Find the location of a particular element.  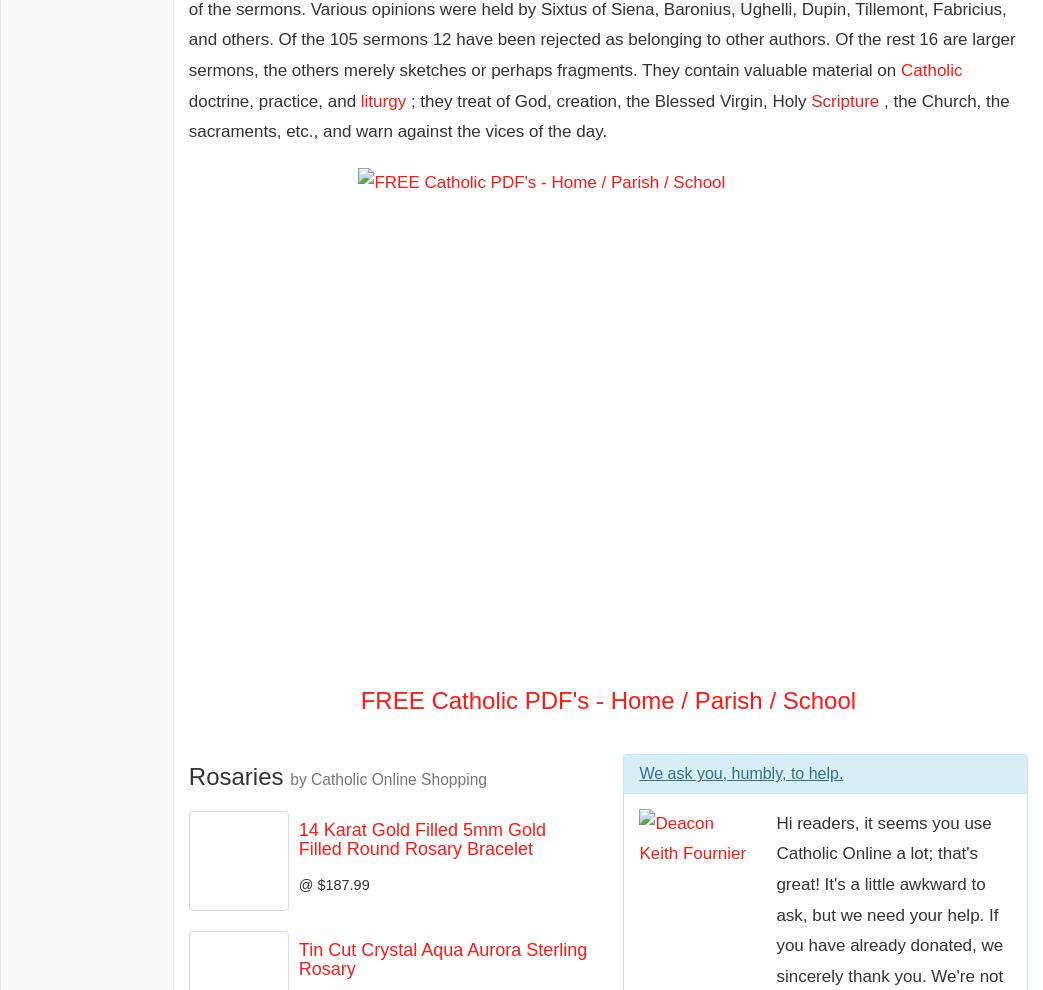

'liturgy' is located at coordinates (382, 99).